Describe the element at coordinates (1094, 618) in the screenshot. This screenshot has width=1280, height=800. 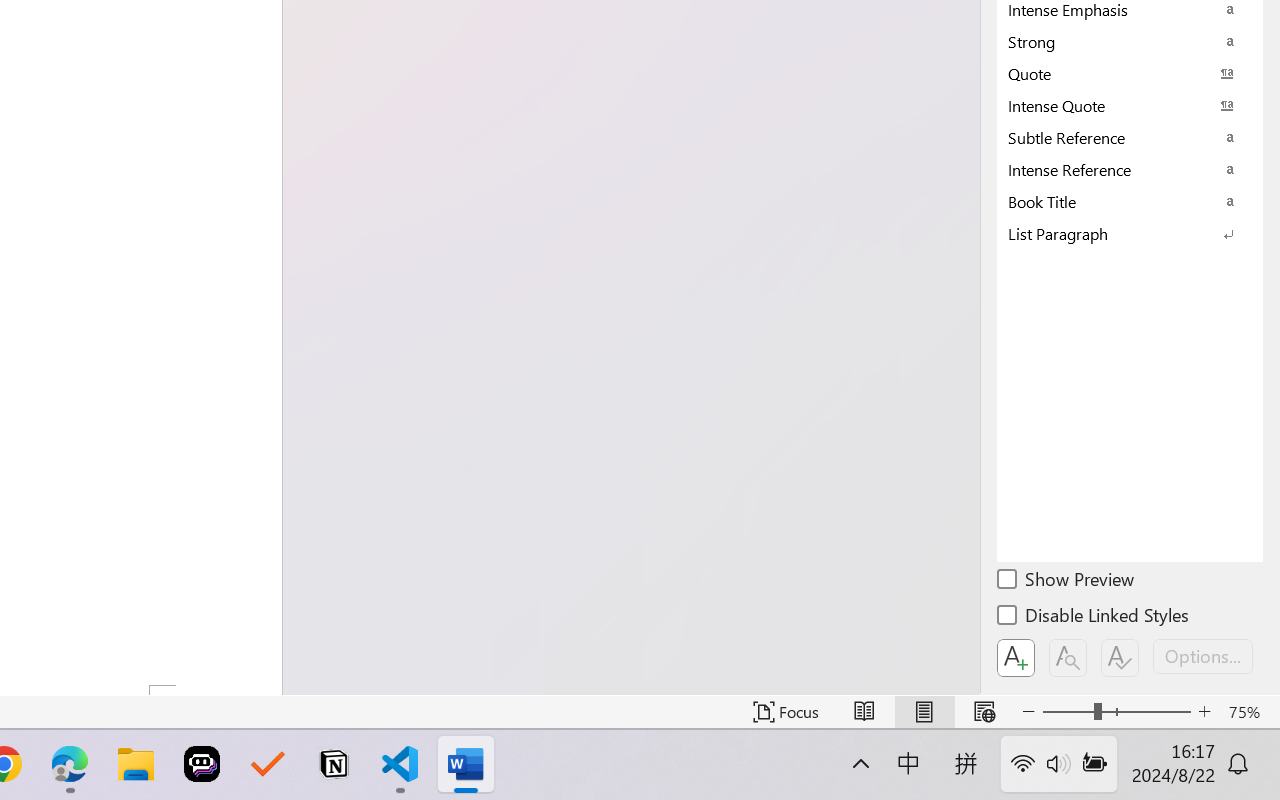
I see `'Disable Linked Styles'` at that location.